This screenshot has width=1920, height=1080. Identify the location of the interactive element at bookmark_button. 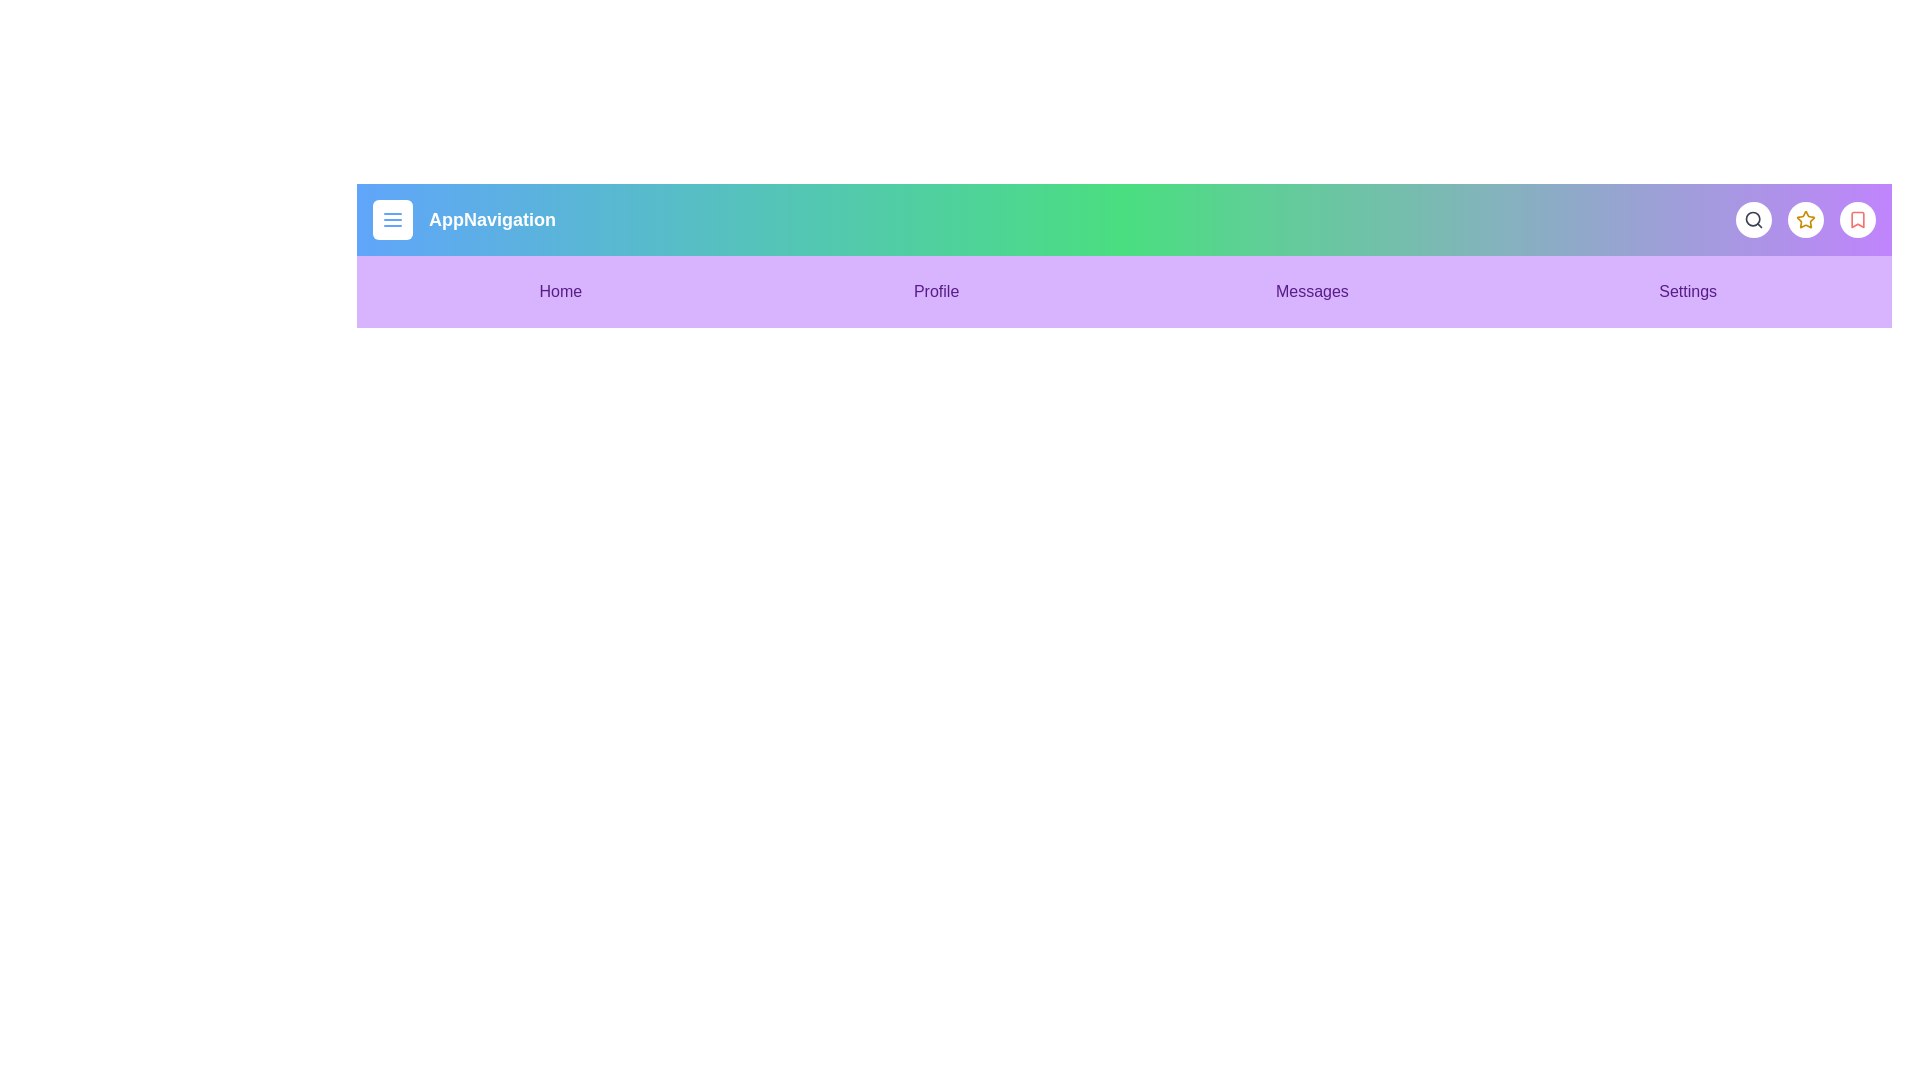
(1856, 219).